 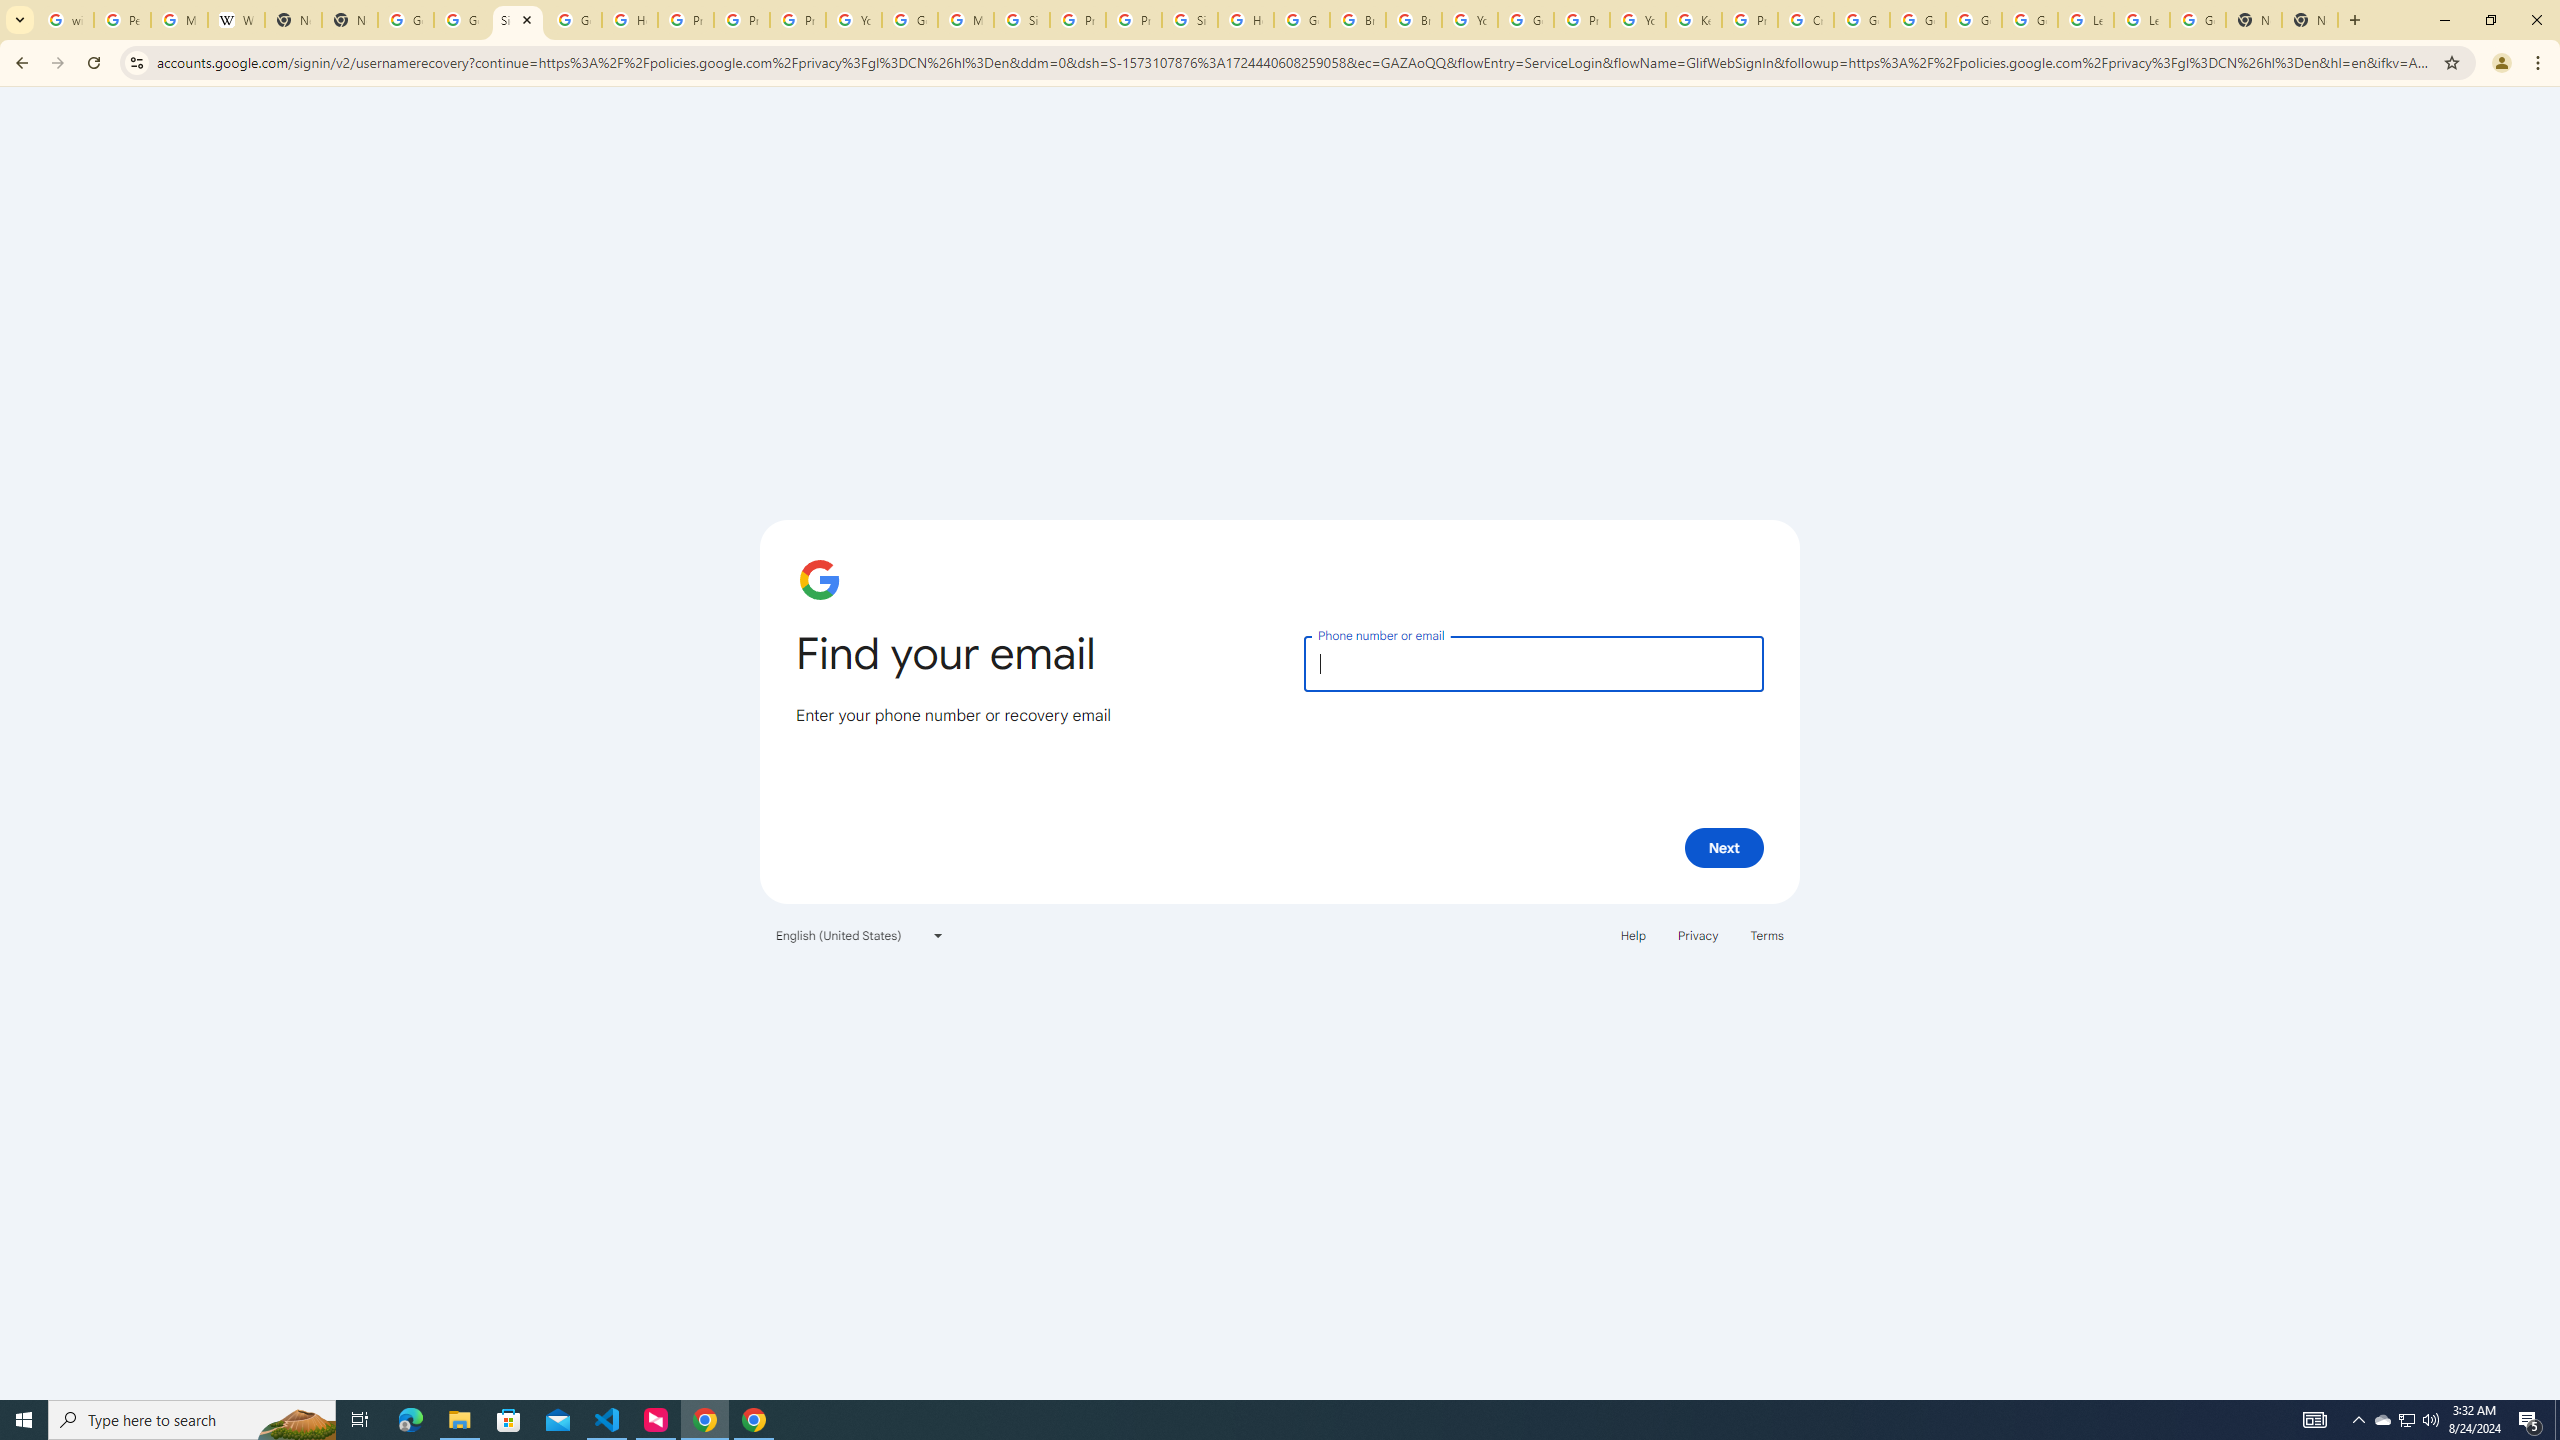 I want to click on 'Help', so click(x=1632, y=934).